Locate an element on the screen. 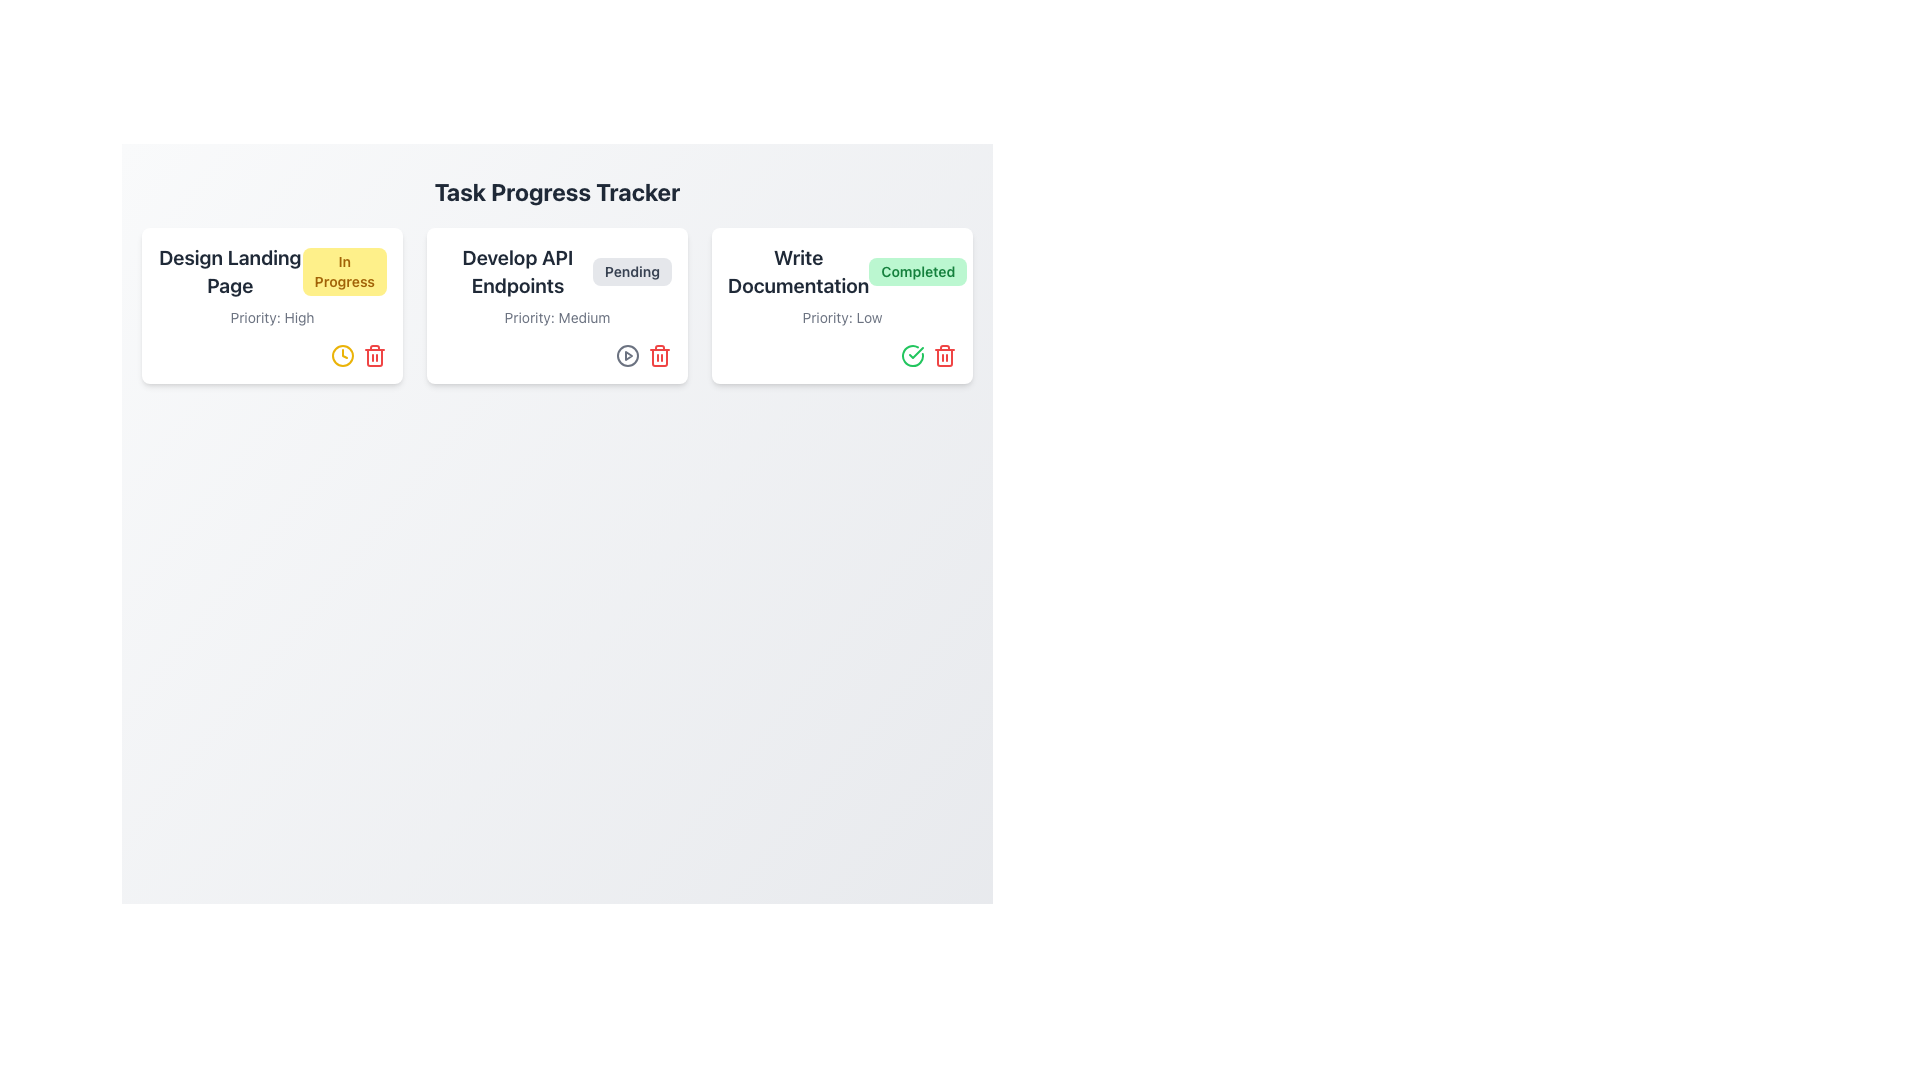 The width and height of the screenshot is (1920, 1080). the title text of the third task card, located at the top-central position is located at coordinates (797, 272).